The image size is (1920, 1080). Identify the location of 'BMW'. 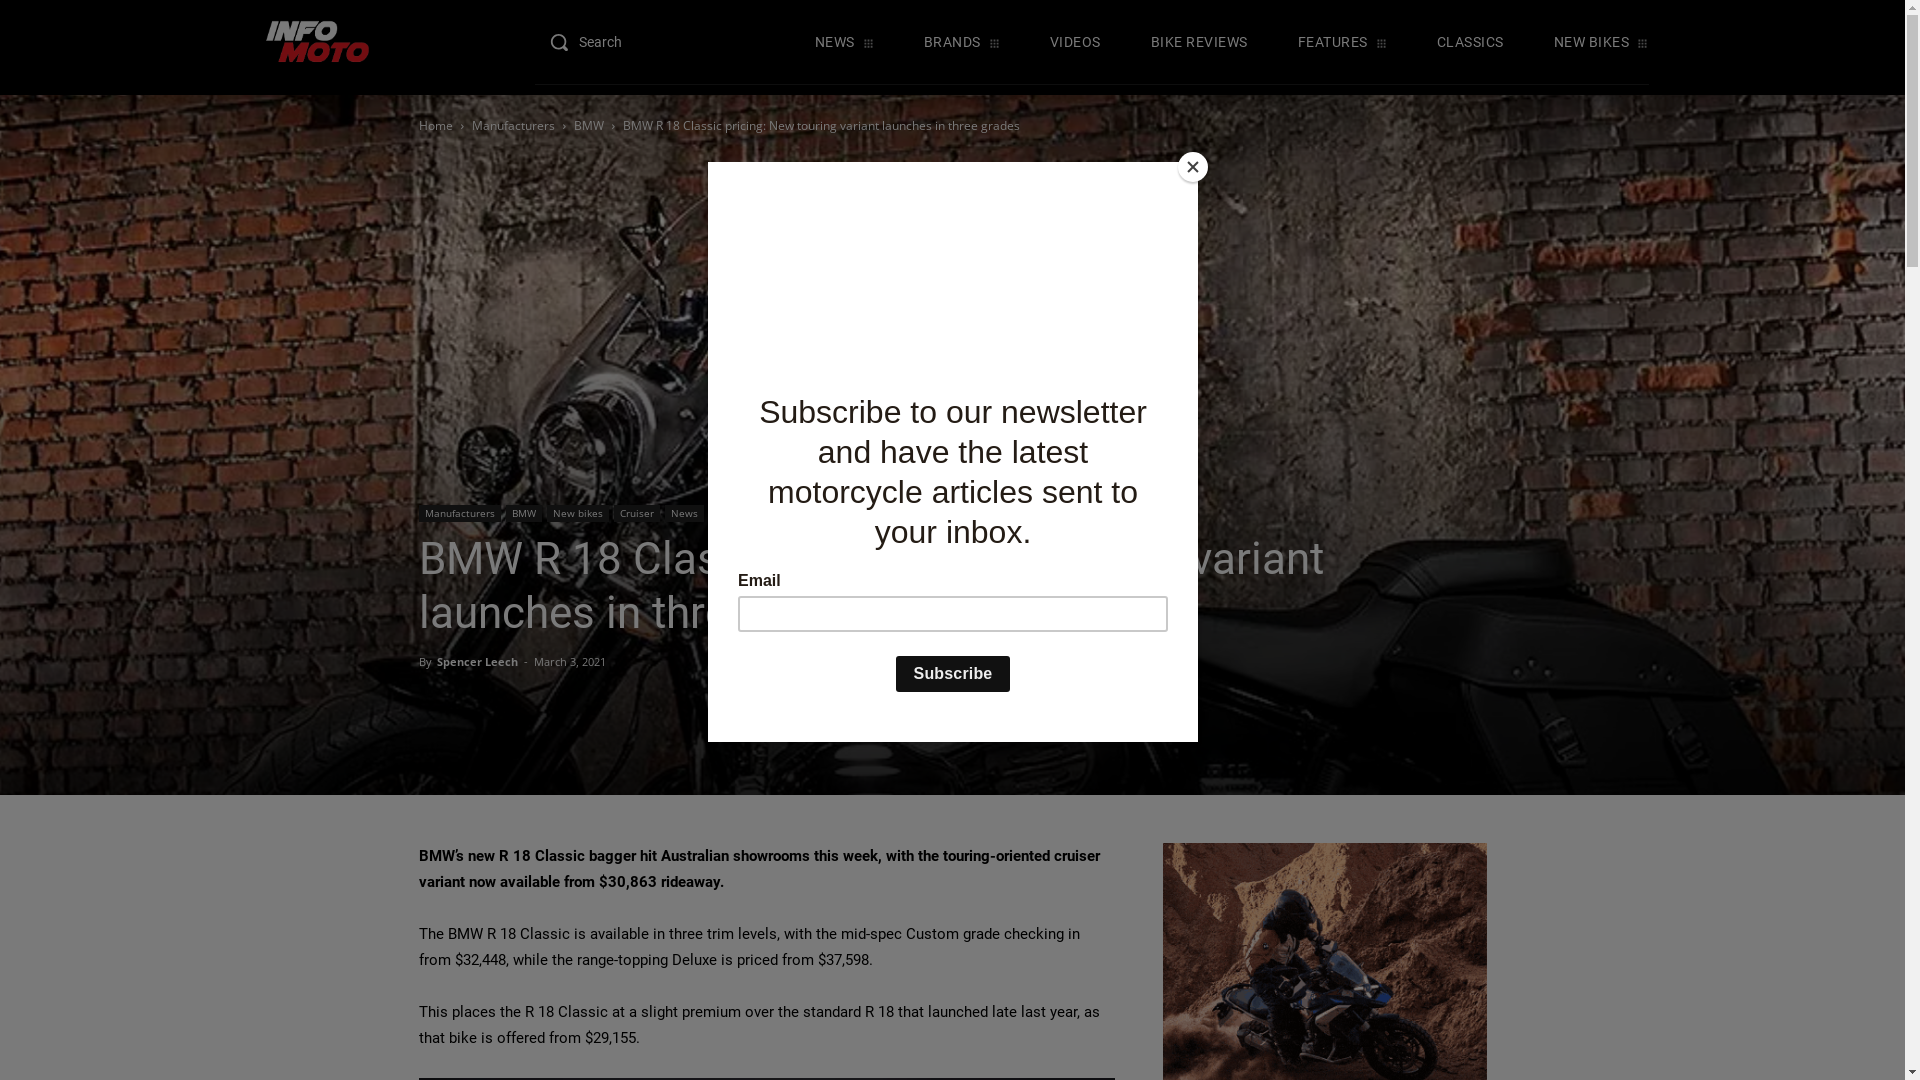
(573, 125).